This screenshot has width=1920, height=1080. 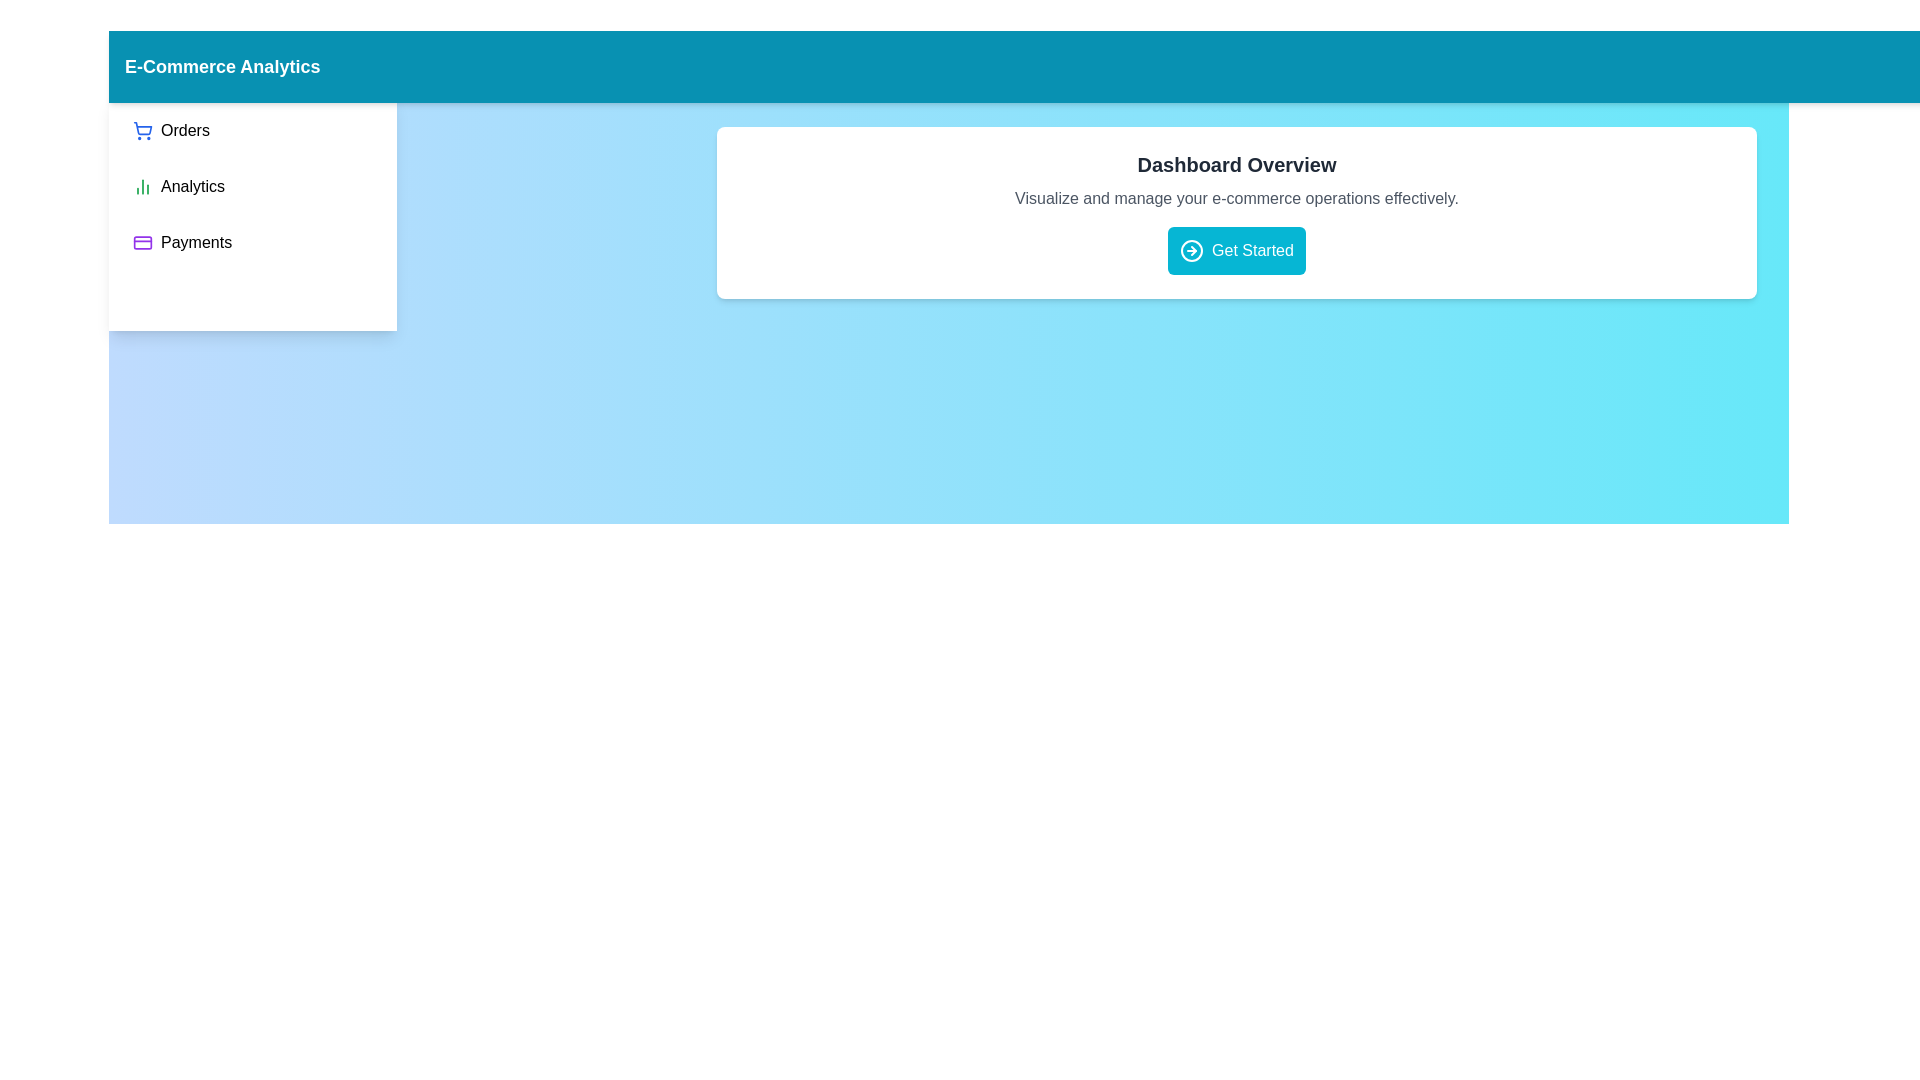 What do you see at coordinates (142, 186) in the screenshot?
I see `the 'Analytics' icon, which visually represents the analytics section in the sidebar menu` at bounding box center [142, 186].